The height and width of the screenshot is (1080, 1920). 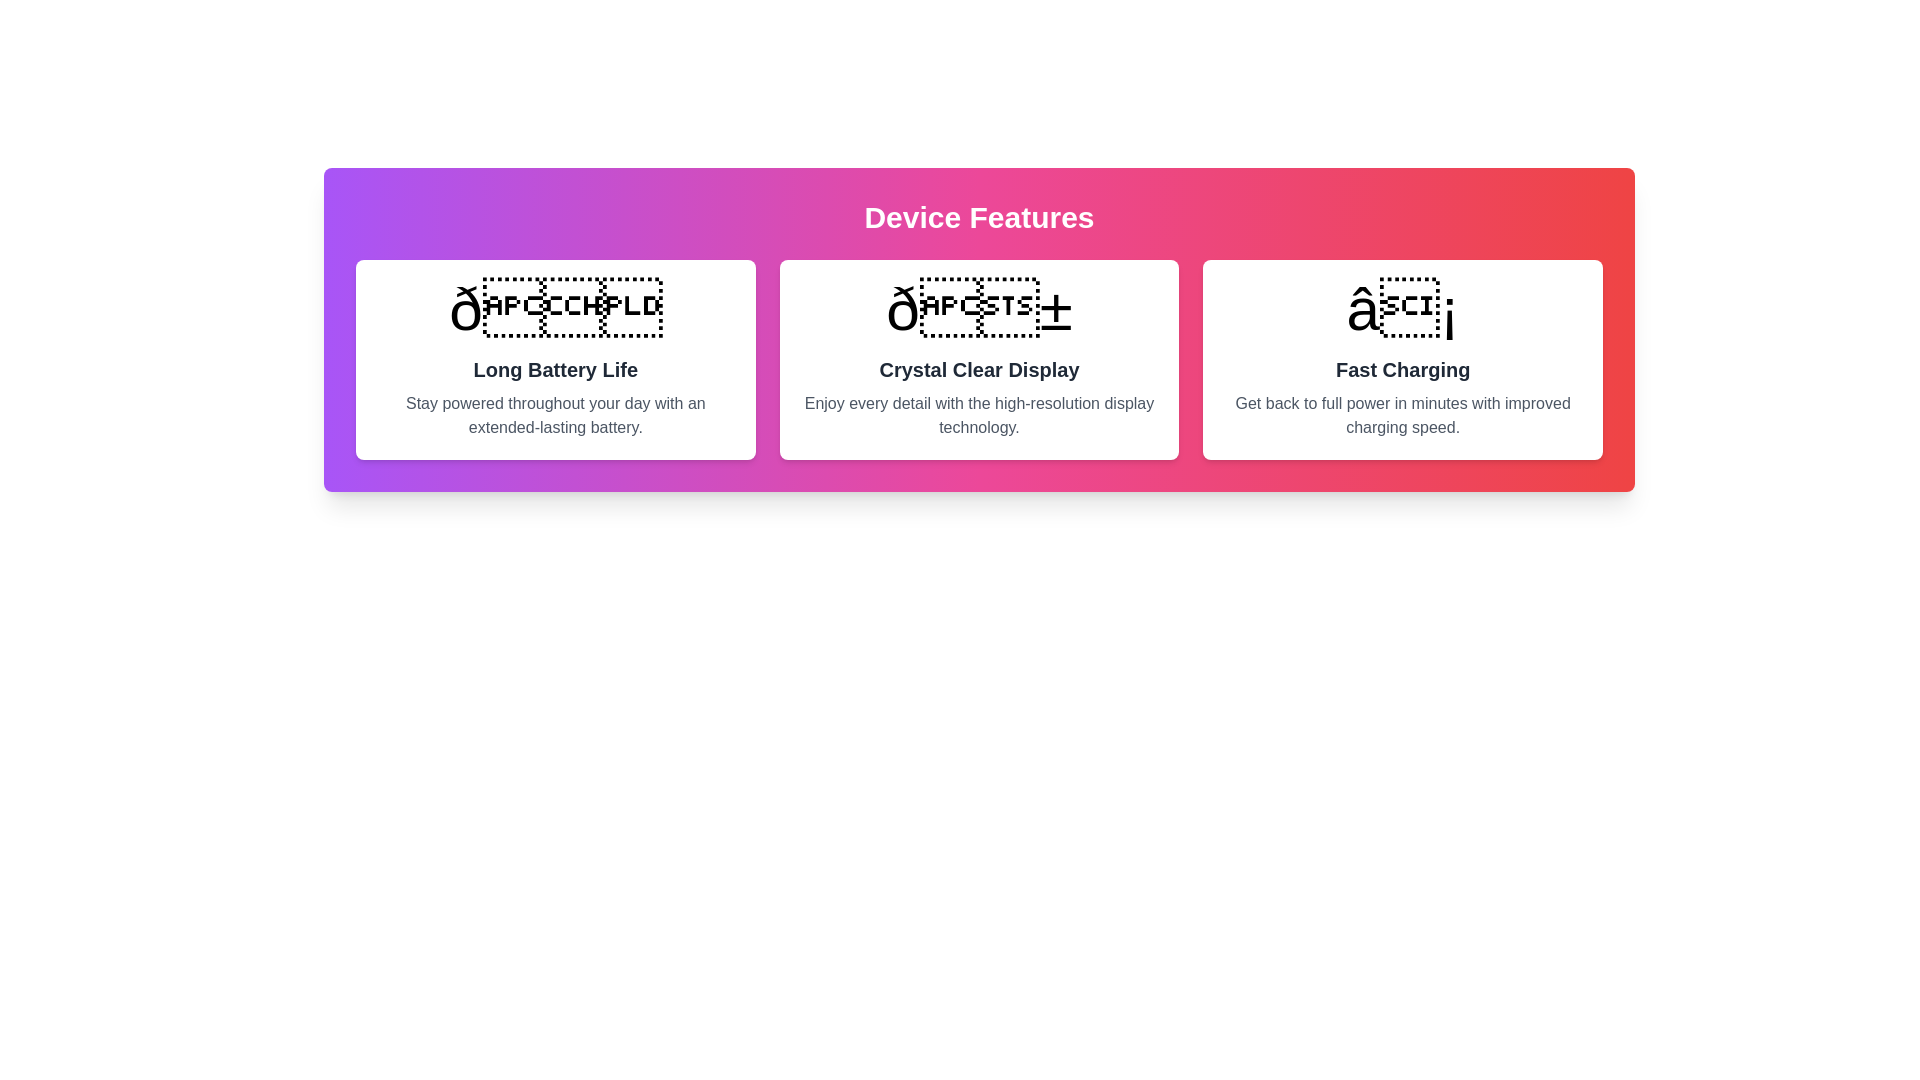 What do you see at coordinates (1402, 415) in the screenshot?
I see `the text label that reads 'Get back to full power in minutes with improved charging speed.' located below the heading 'Fast Charging' in the third card of the device features layout` at bounding box center [1402, 415].